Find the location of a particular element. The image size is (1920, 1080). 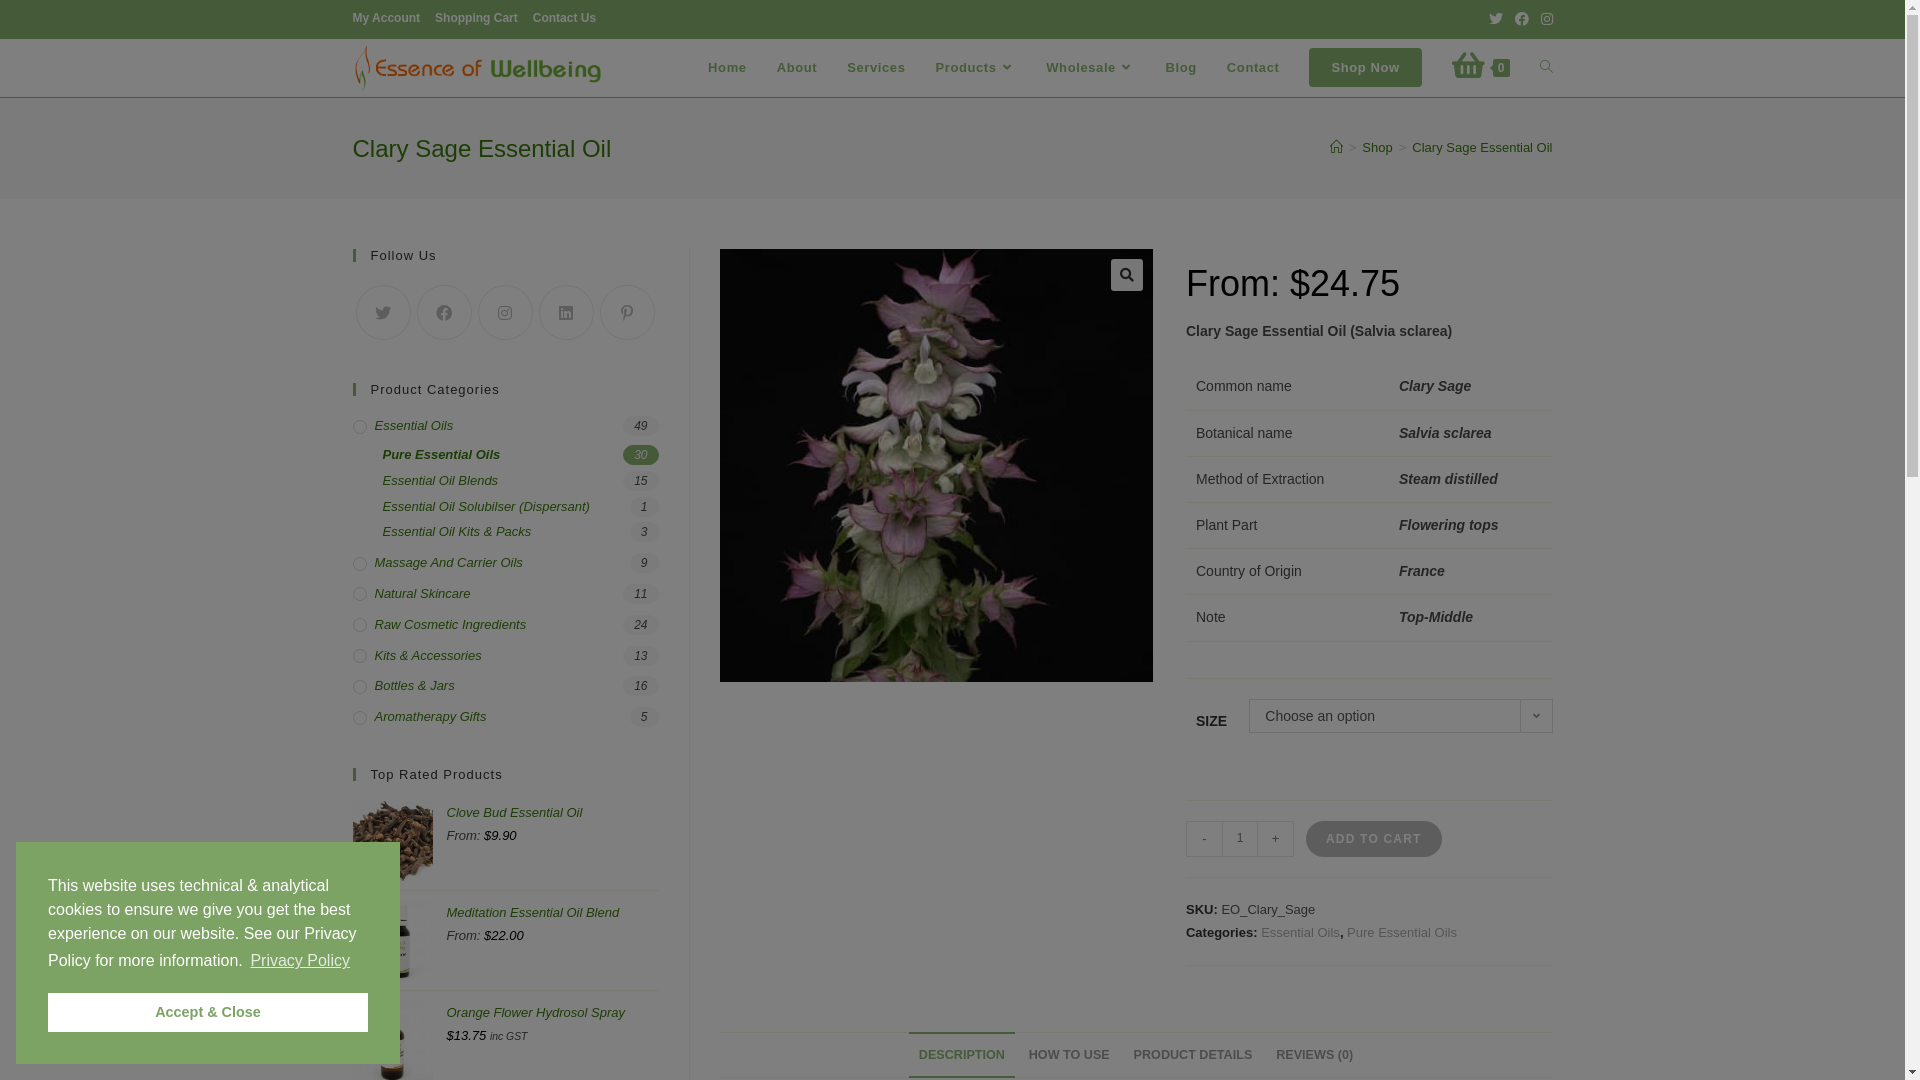

'Essential Oil Kits & Packs' is located at coordinates (519, 531).